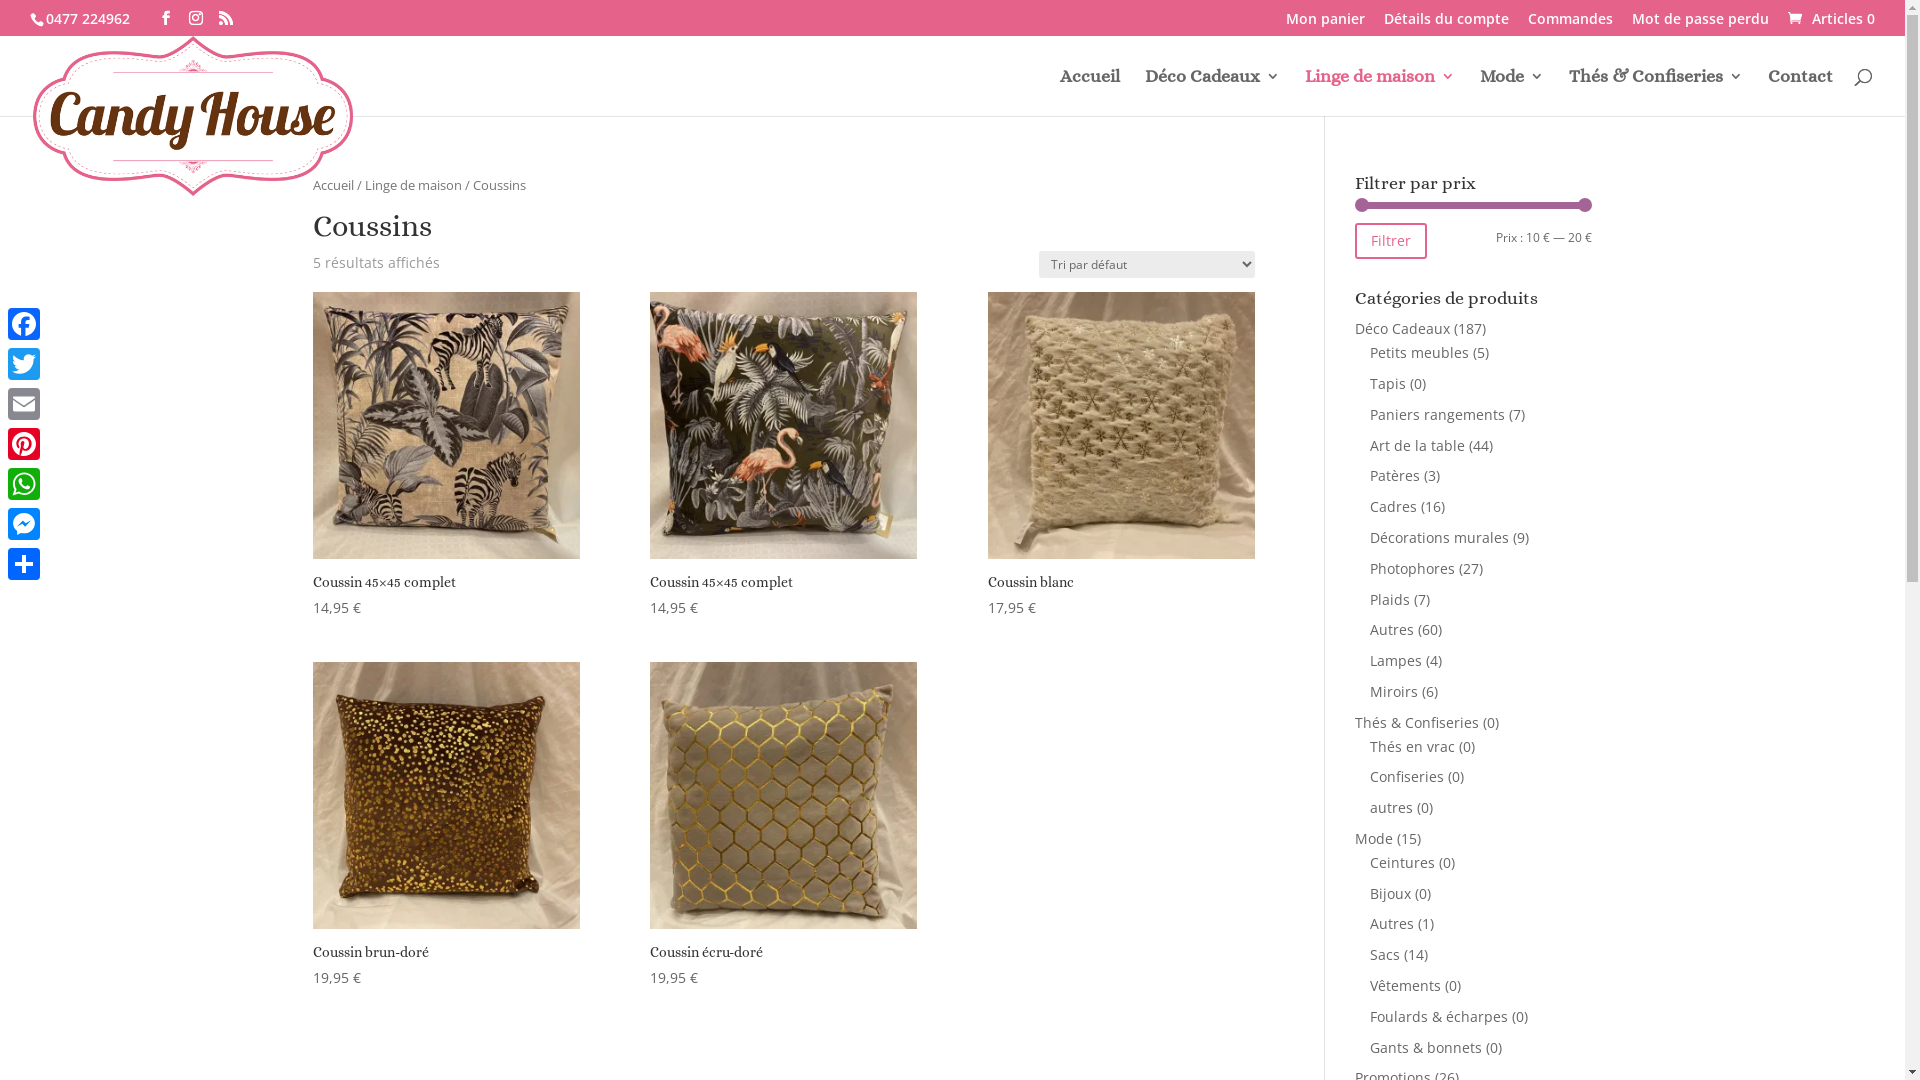 The image size is (1920, 1080). What do you see at coordinates (1390, 239) in the screenshot?
I see `'Filtrer'` at bounding box center [1390, 239].